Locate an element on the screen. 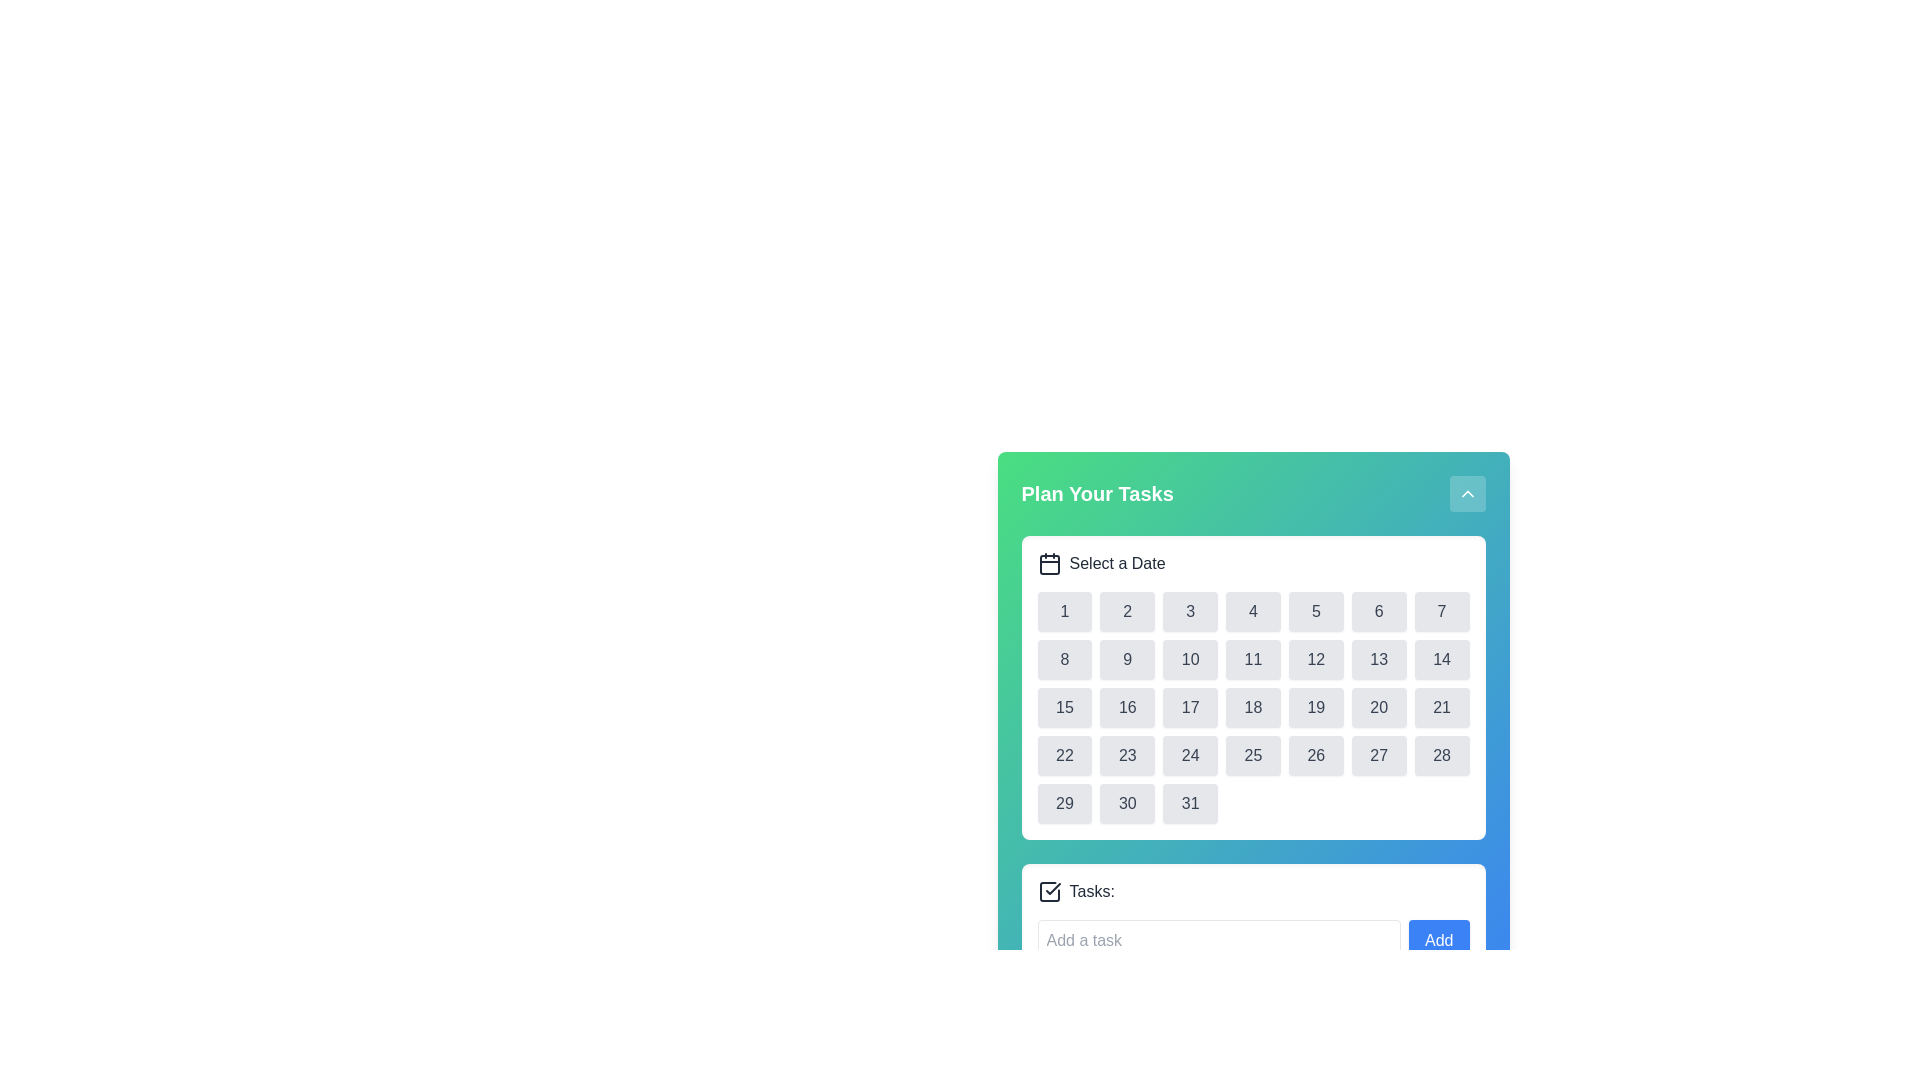 This screenshot has height=1080, width=1920. the button representing the selectable day in the calendar interface located in the second row and fourth column is located at coordinates (1252, 659).